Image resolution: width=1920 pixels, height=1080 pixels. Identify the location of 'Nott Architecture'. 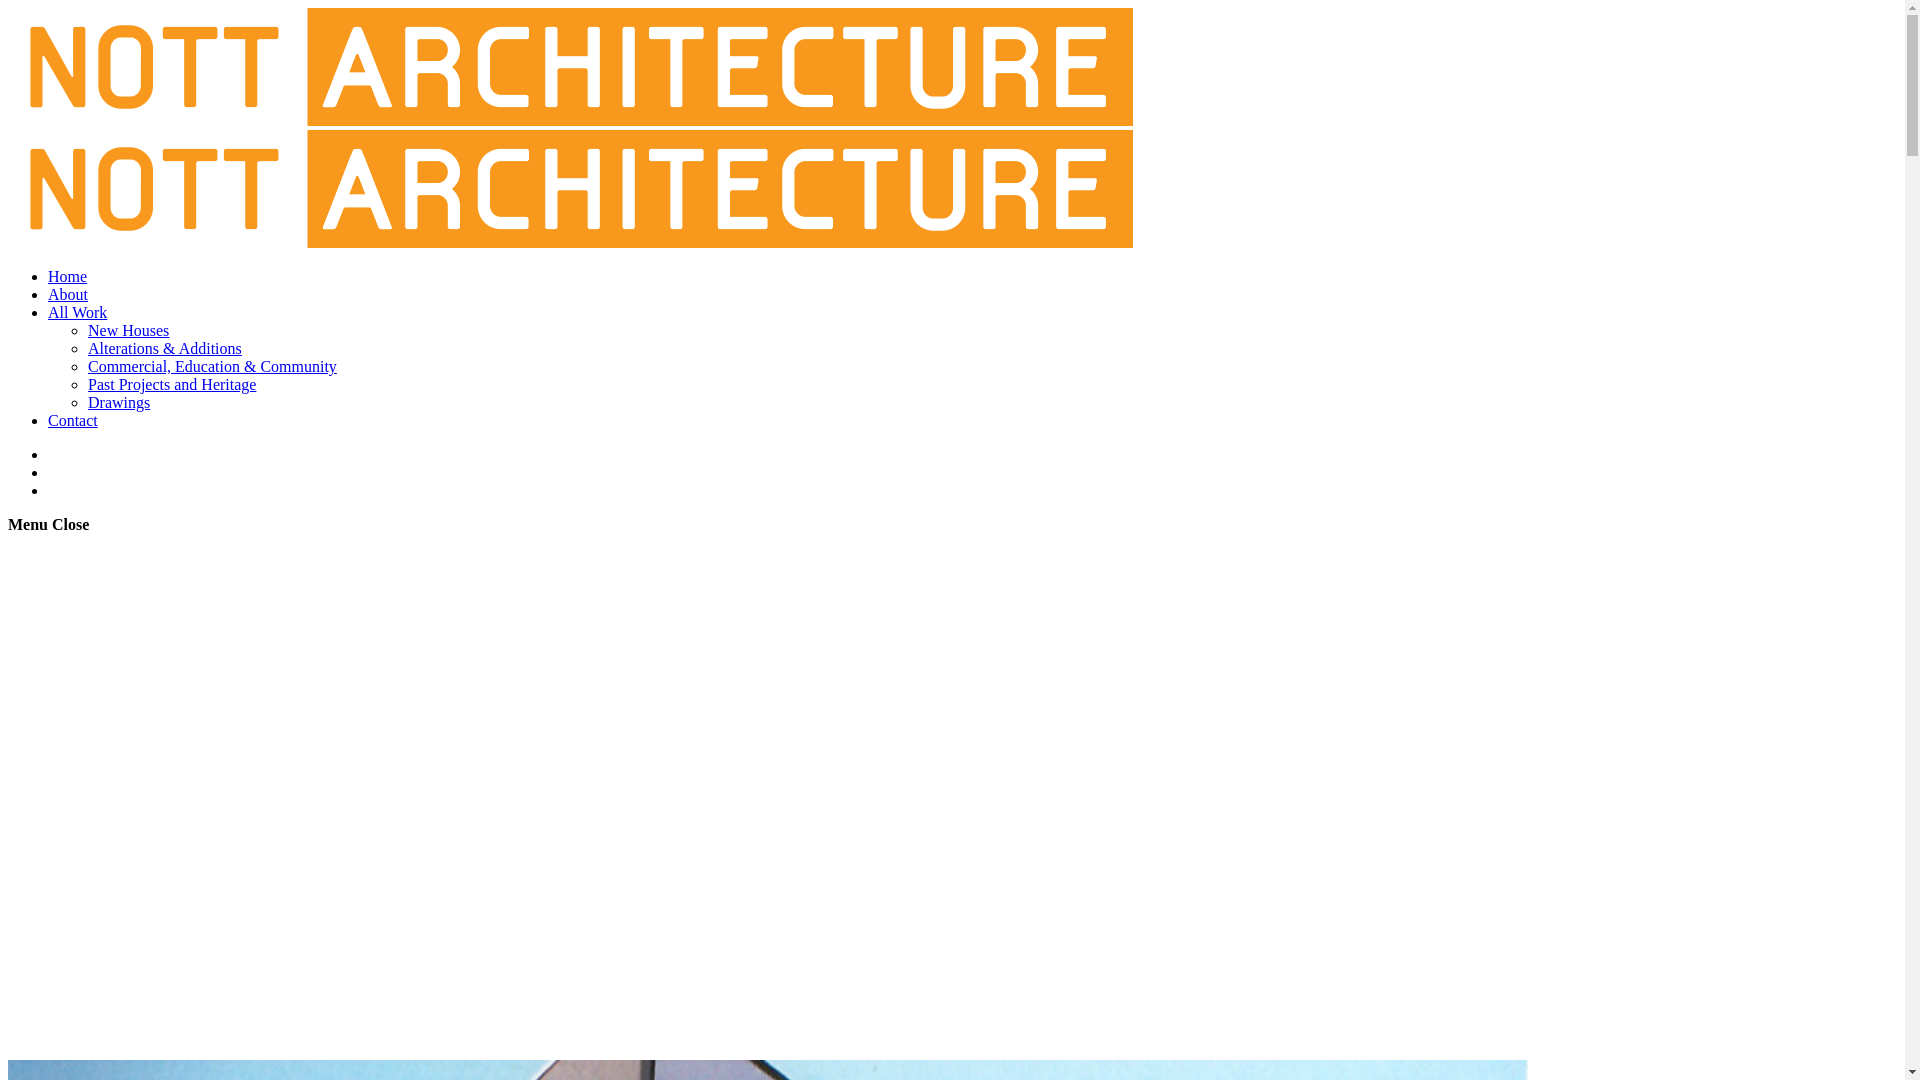
(569, 181).